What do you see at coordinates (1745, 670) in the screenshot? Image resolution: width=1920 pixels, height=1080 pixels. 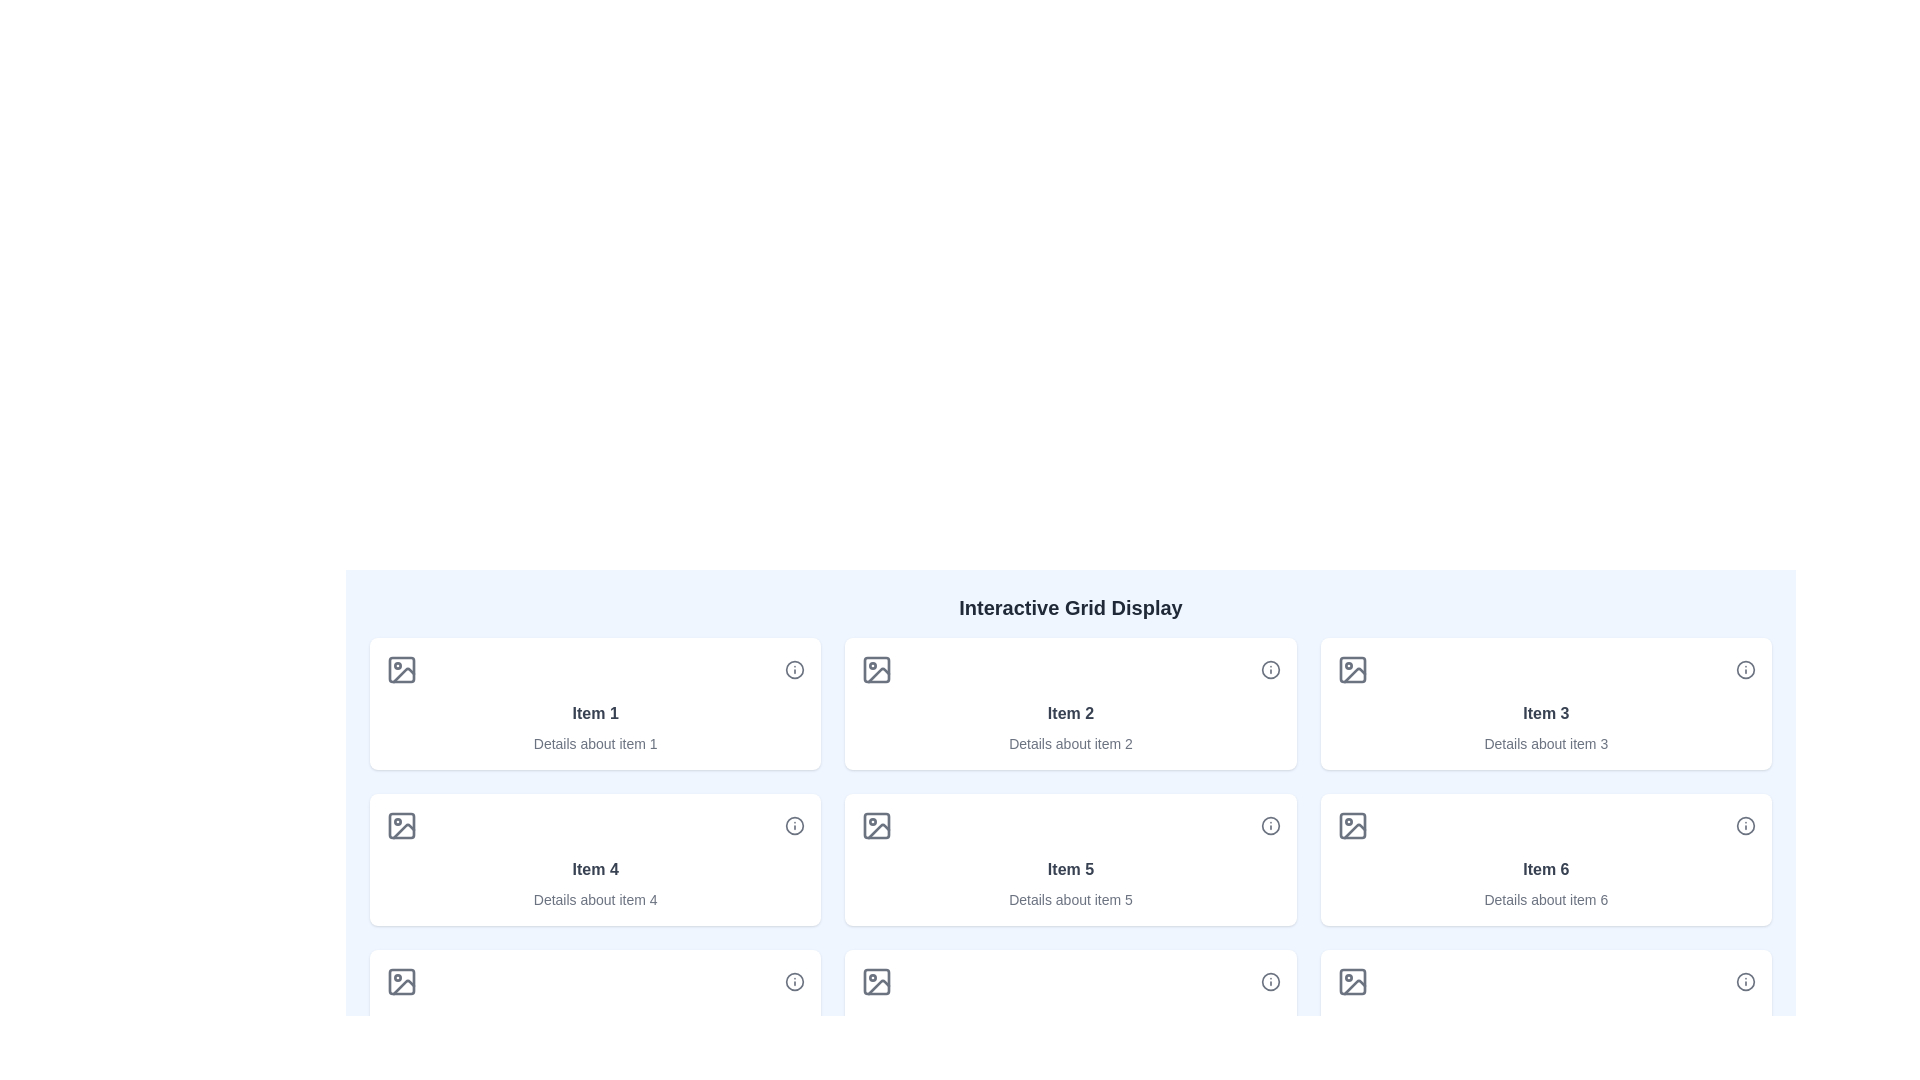 I see `the informational button located in the top-right corner of the 'Item 3' component to change its appearance` at bounding box center [1745, 670].